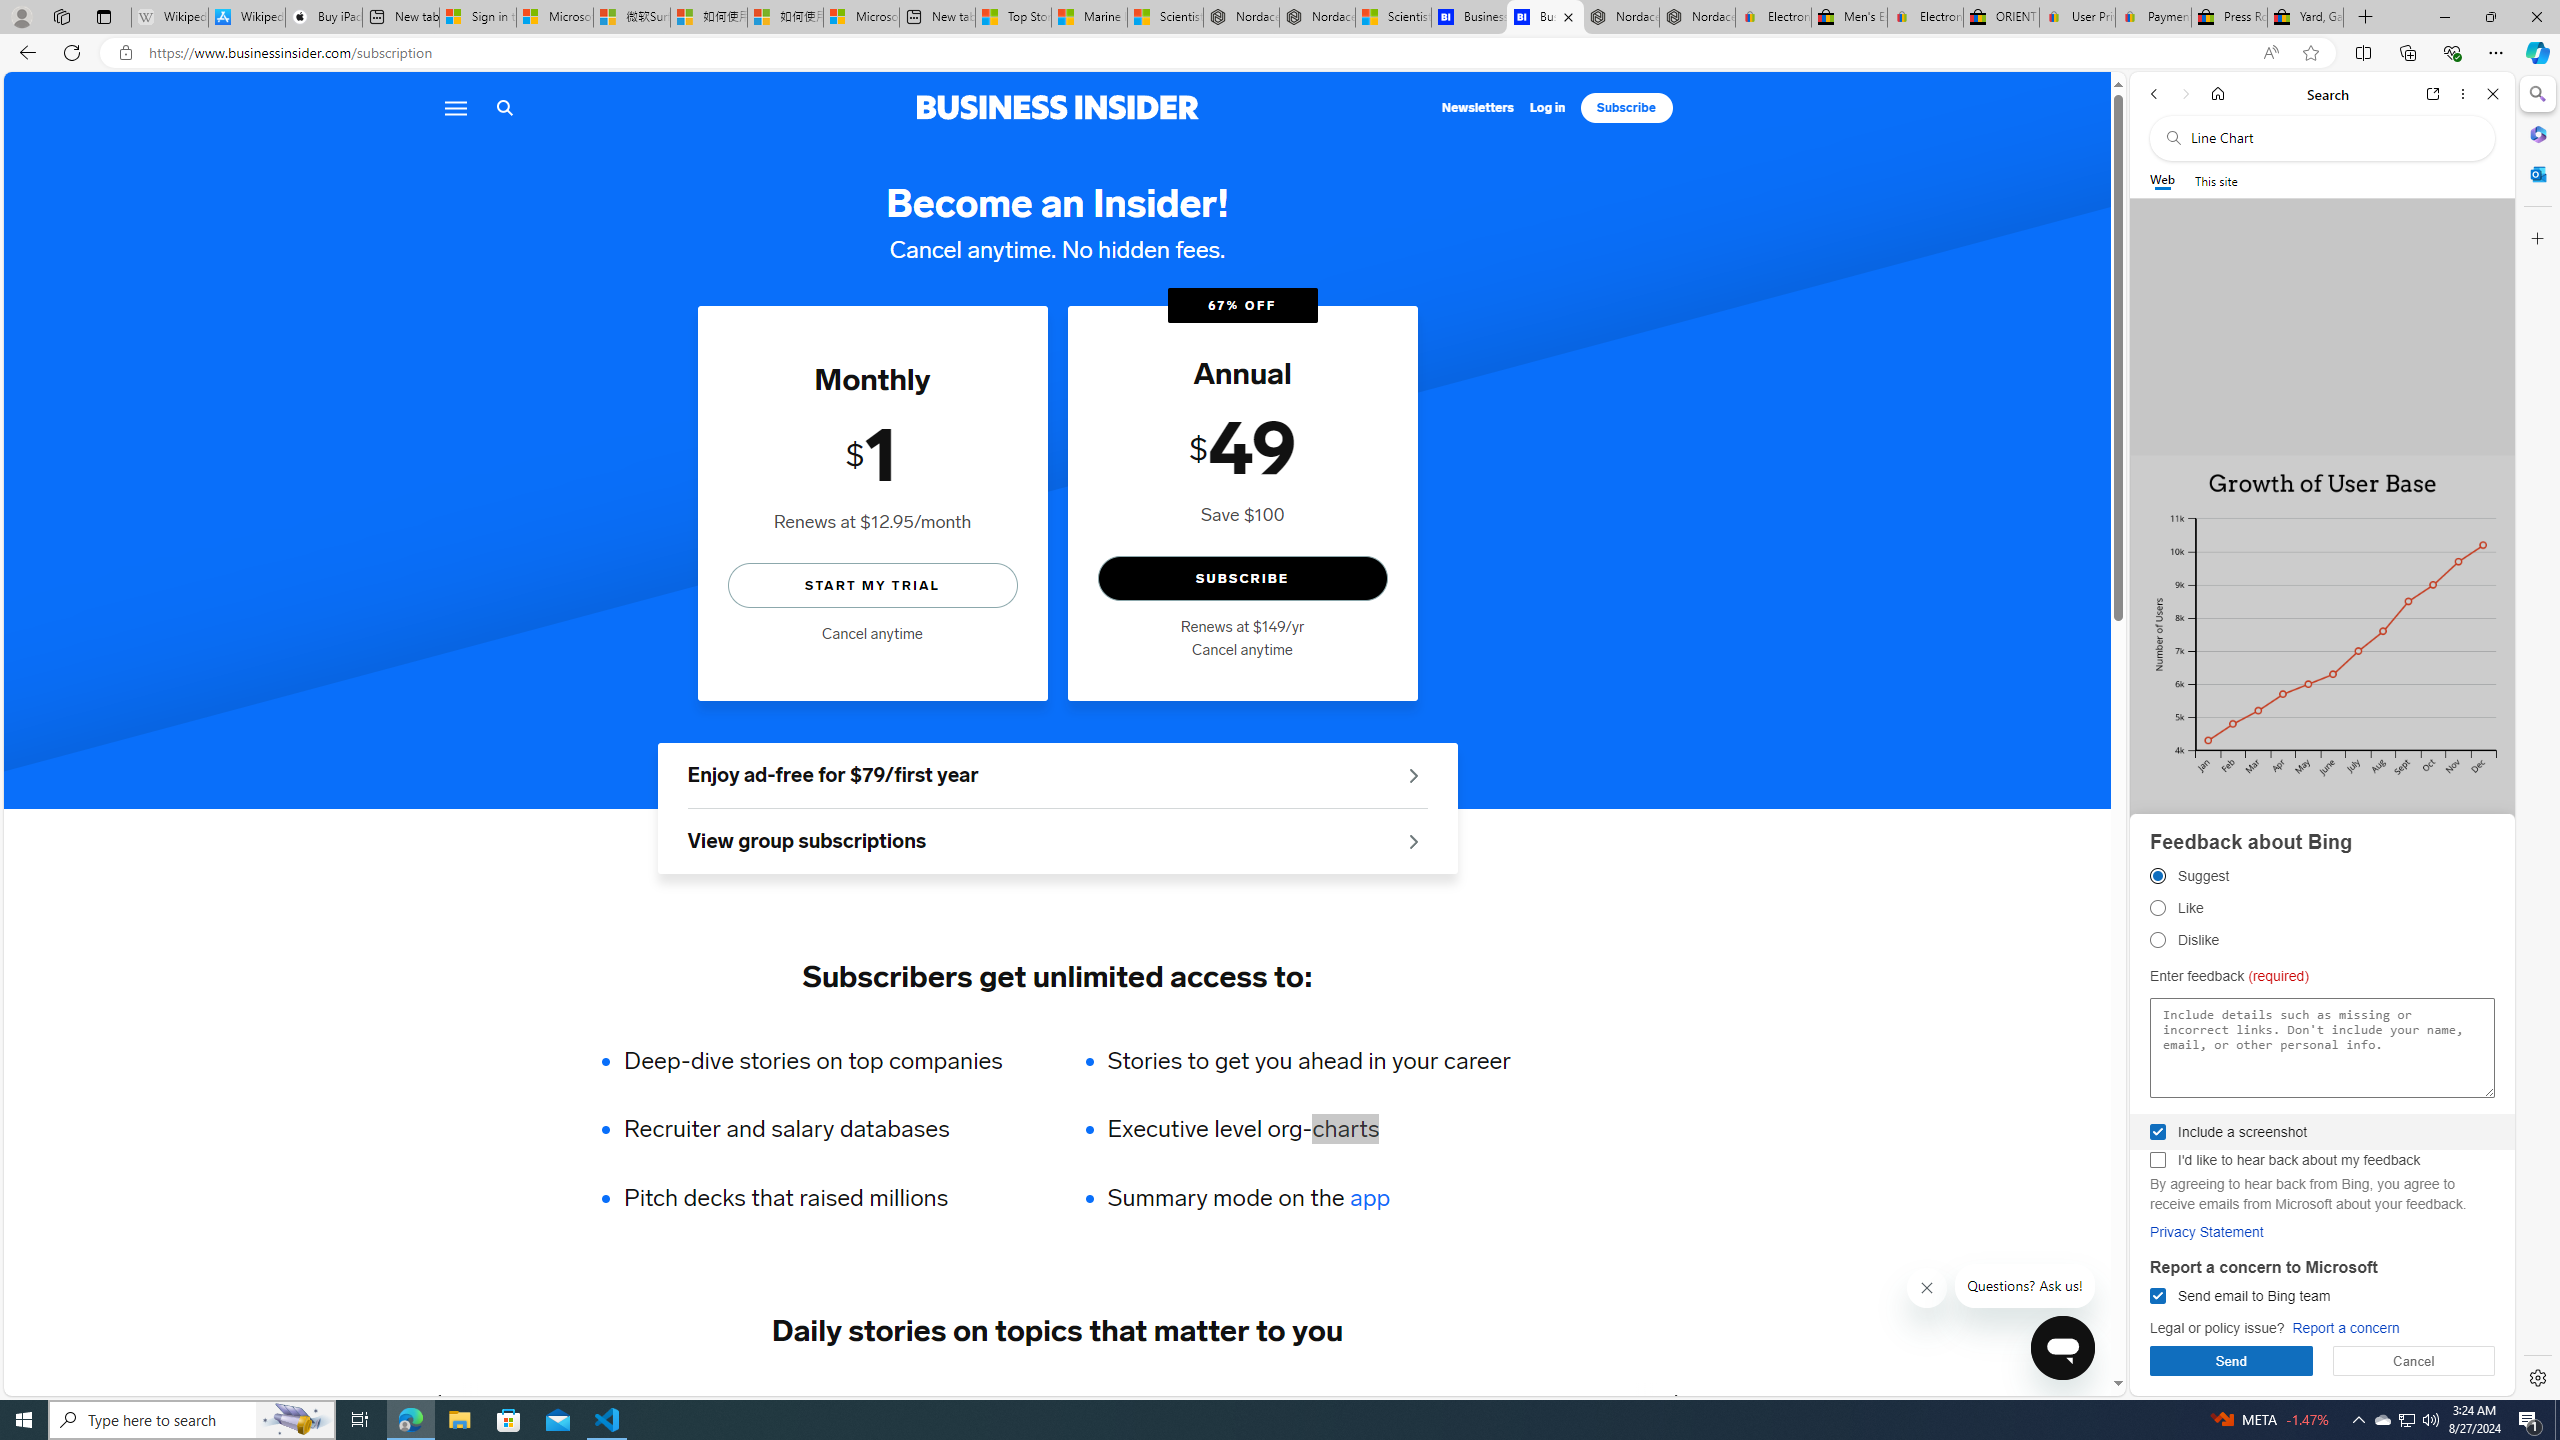 The height and width of the screenshot is (1440, 2560). I want to click on 'Search icon', so click(504, 107).